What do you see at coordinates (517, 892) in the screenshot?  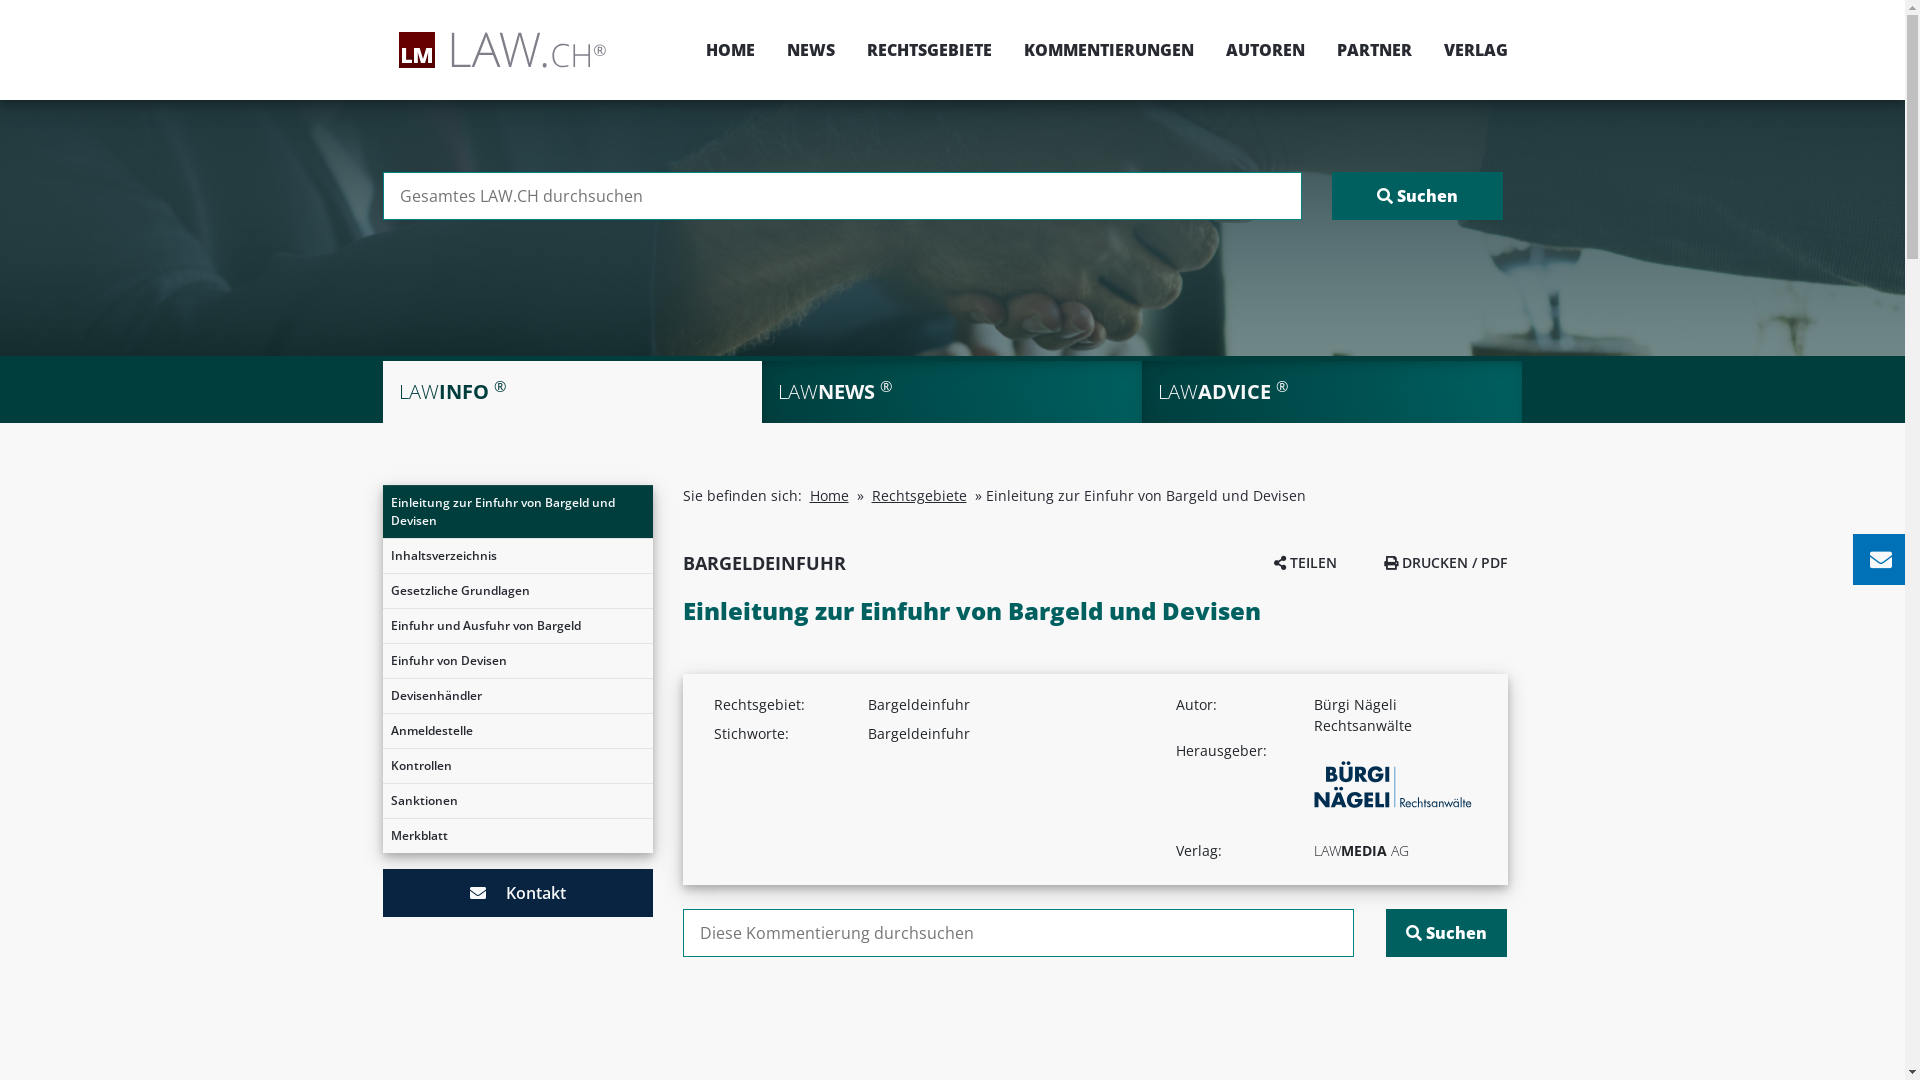 I see `'    Kontakt'` at bounding box center [517, 892].